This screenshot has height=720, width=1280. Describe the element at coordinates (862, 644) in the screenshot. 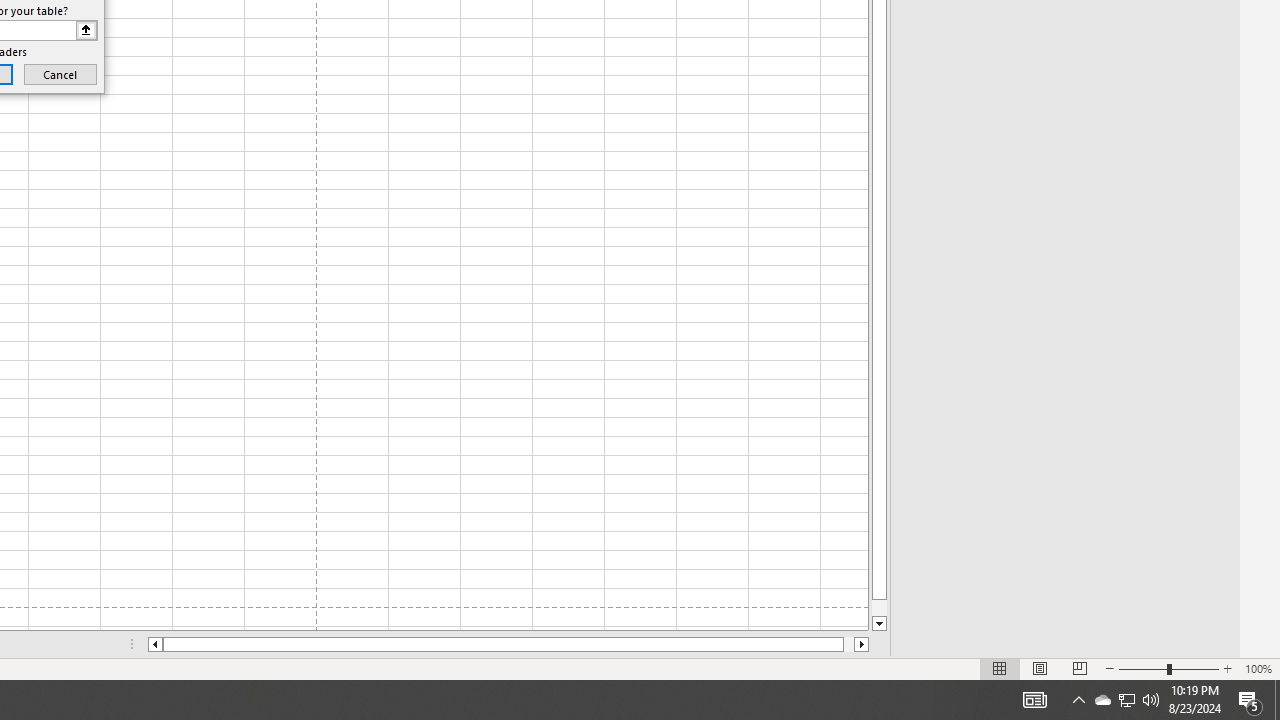

I see `'Column right'` at that location.